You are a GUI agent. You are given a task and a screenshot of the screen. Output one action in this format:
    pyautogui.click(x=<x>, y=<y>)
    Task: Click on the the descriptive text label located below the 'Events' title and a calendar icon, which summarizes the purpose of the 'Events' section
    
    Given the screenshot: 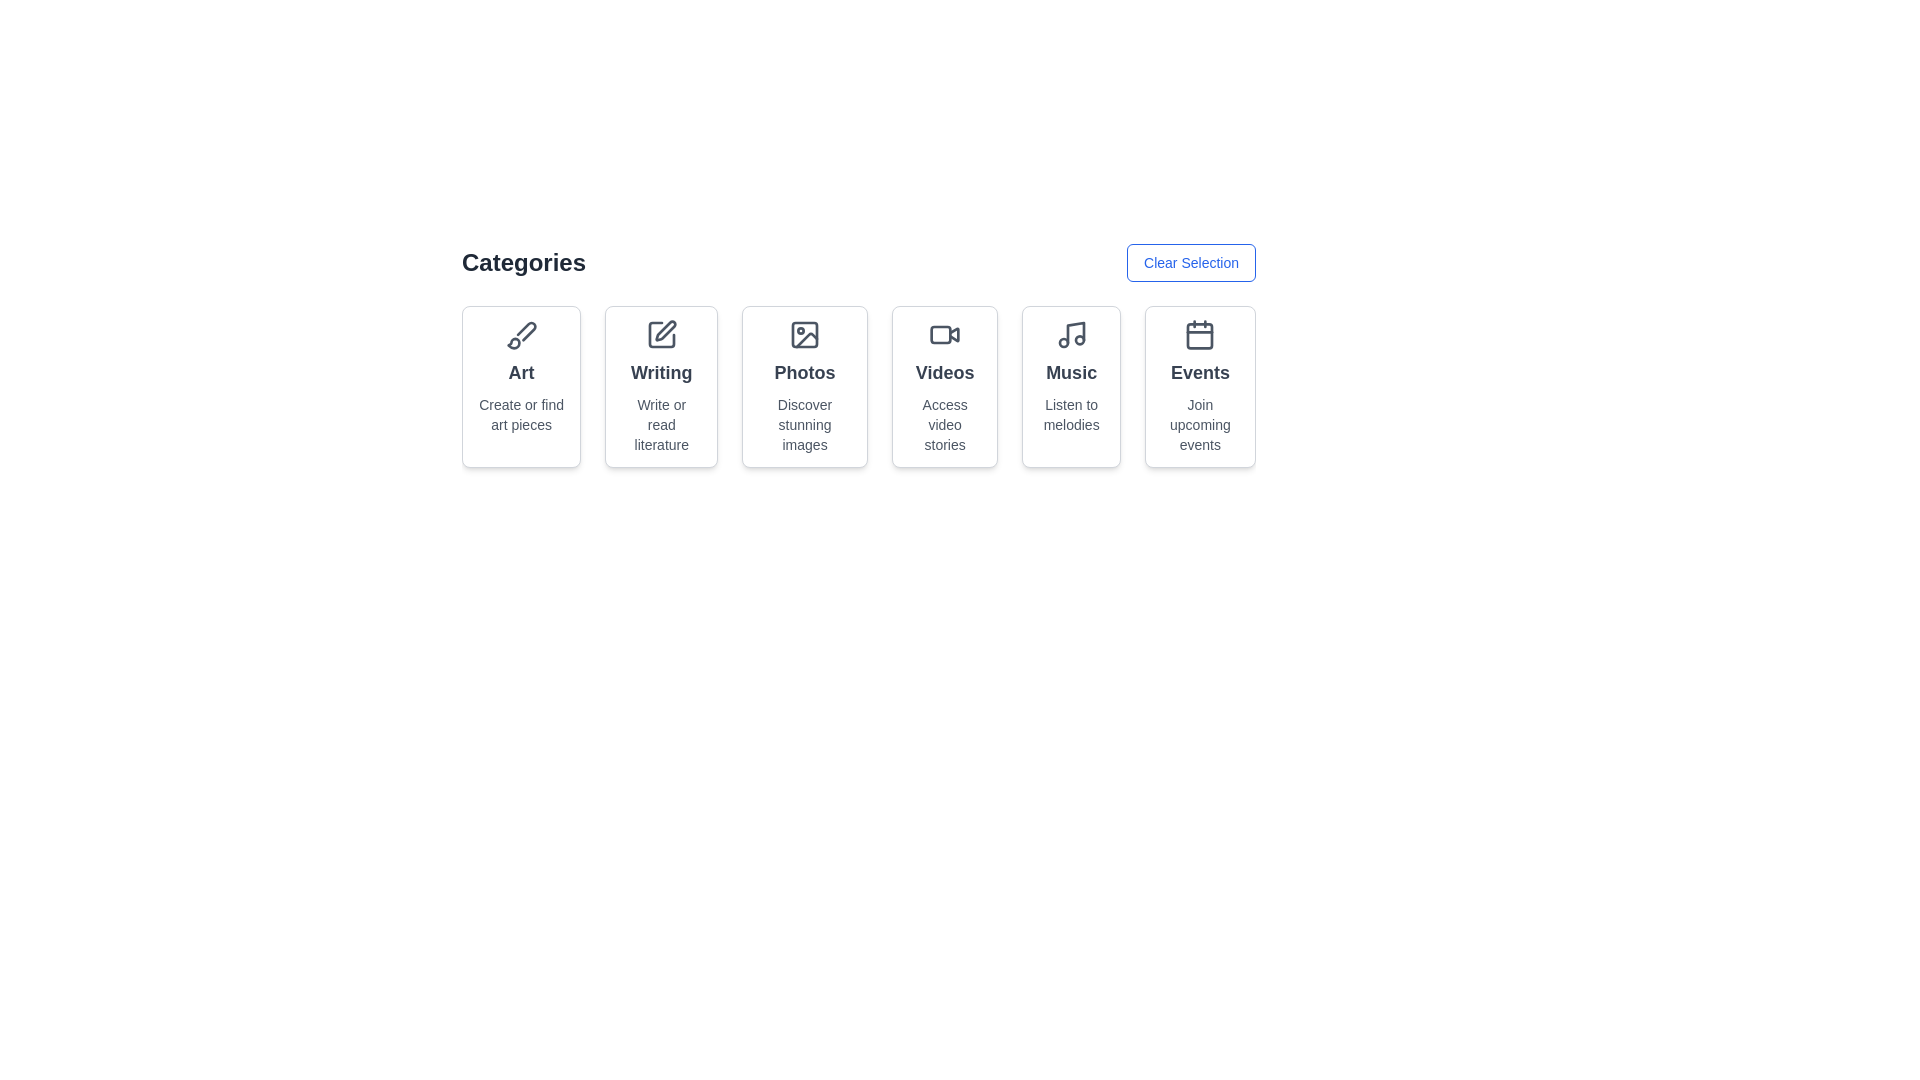 What is the action you would take?
    pyautogui.click(x=1200, y=423)
    